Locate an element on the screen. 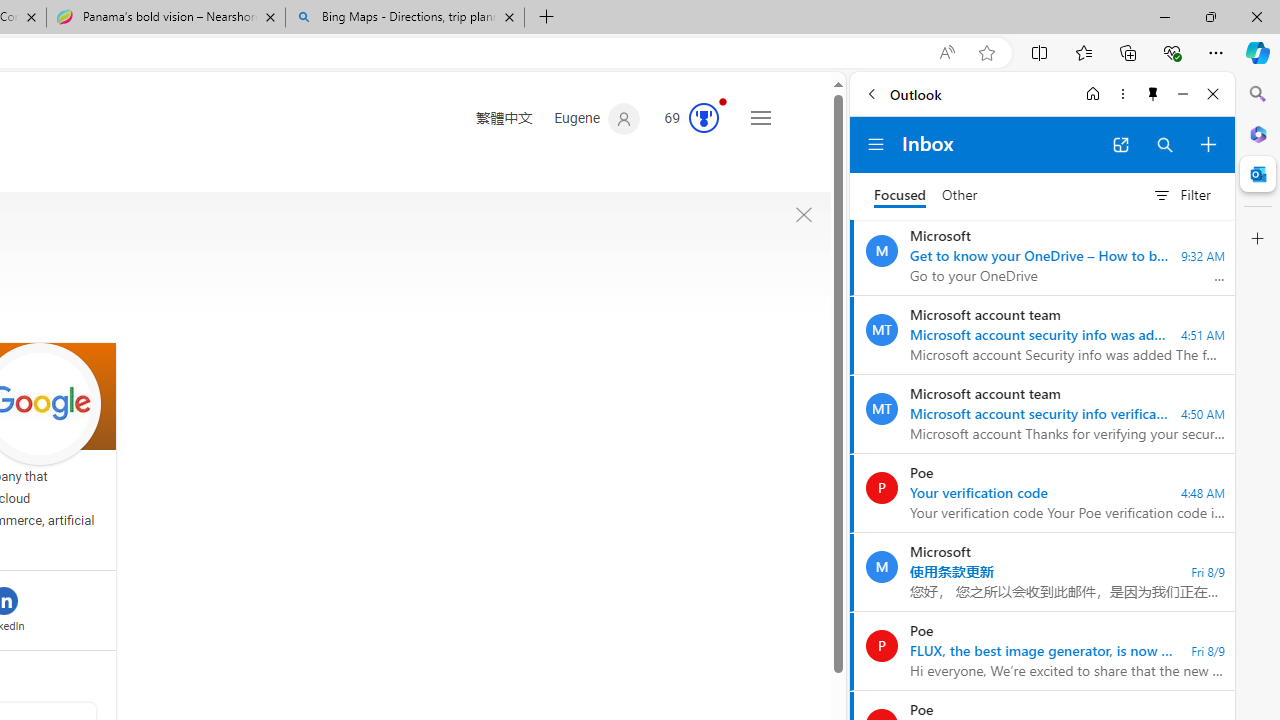 The image size is (1280, 720). 'Open in new tab' is located at coordinates (1120, 144).